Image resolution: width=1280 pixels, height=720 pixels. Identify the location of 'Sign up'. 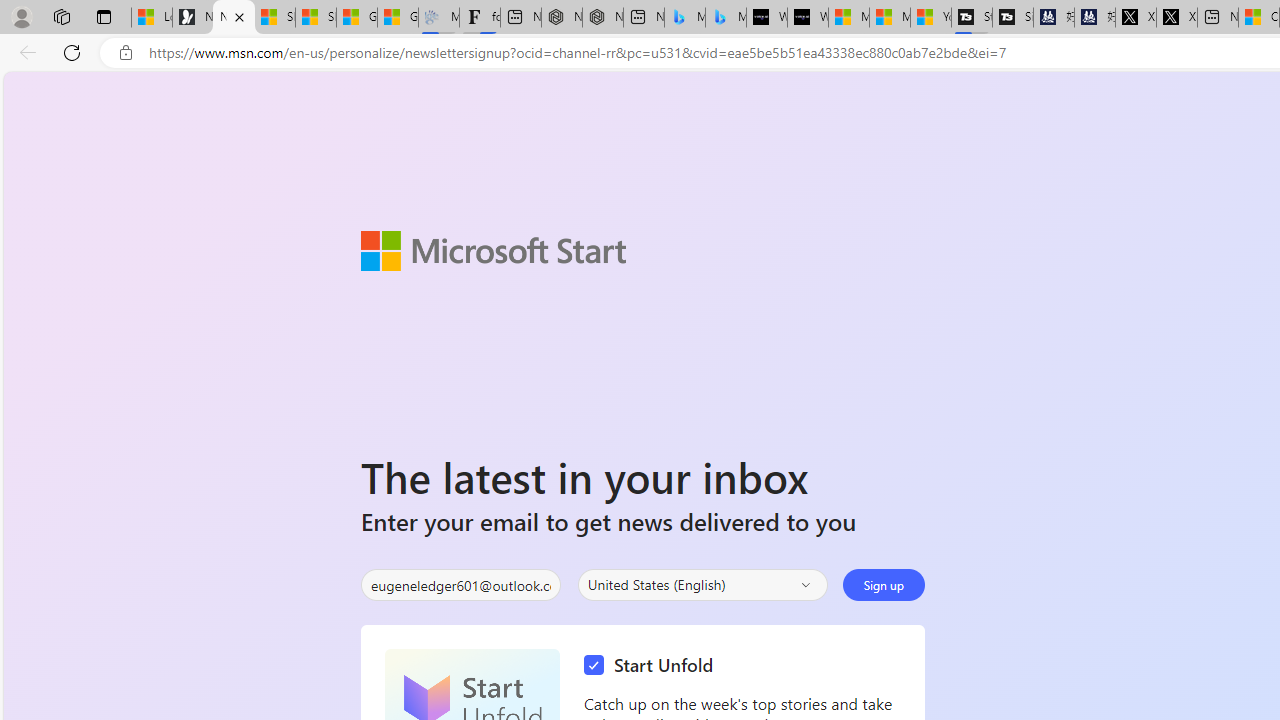
(882, 585).